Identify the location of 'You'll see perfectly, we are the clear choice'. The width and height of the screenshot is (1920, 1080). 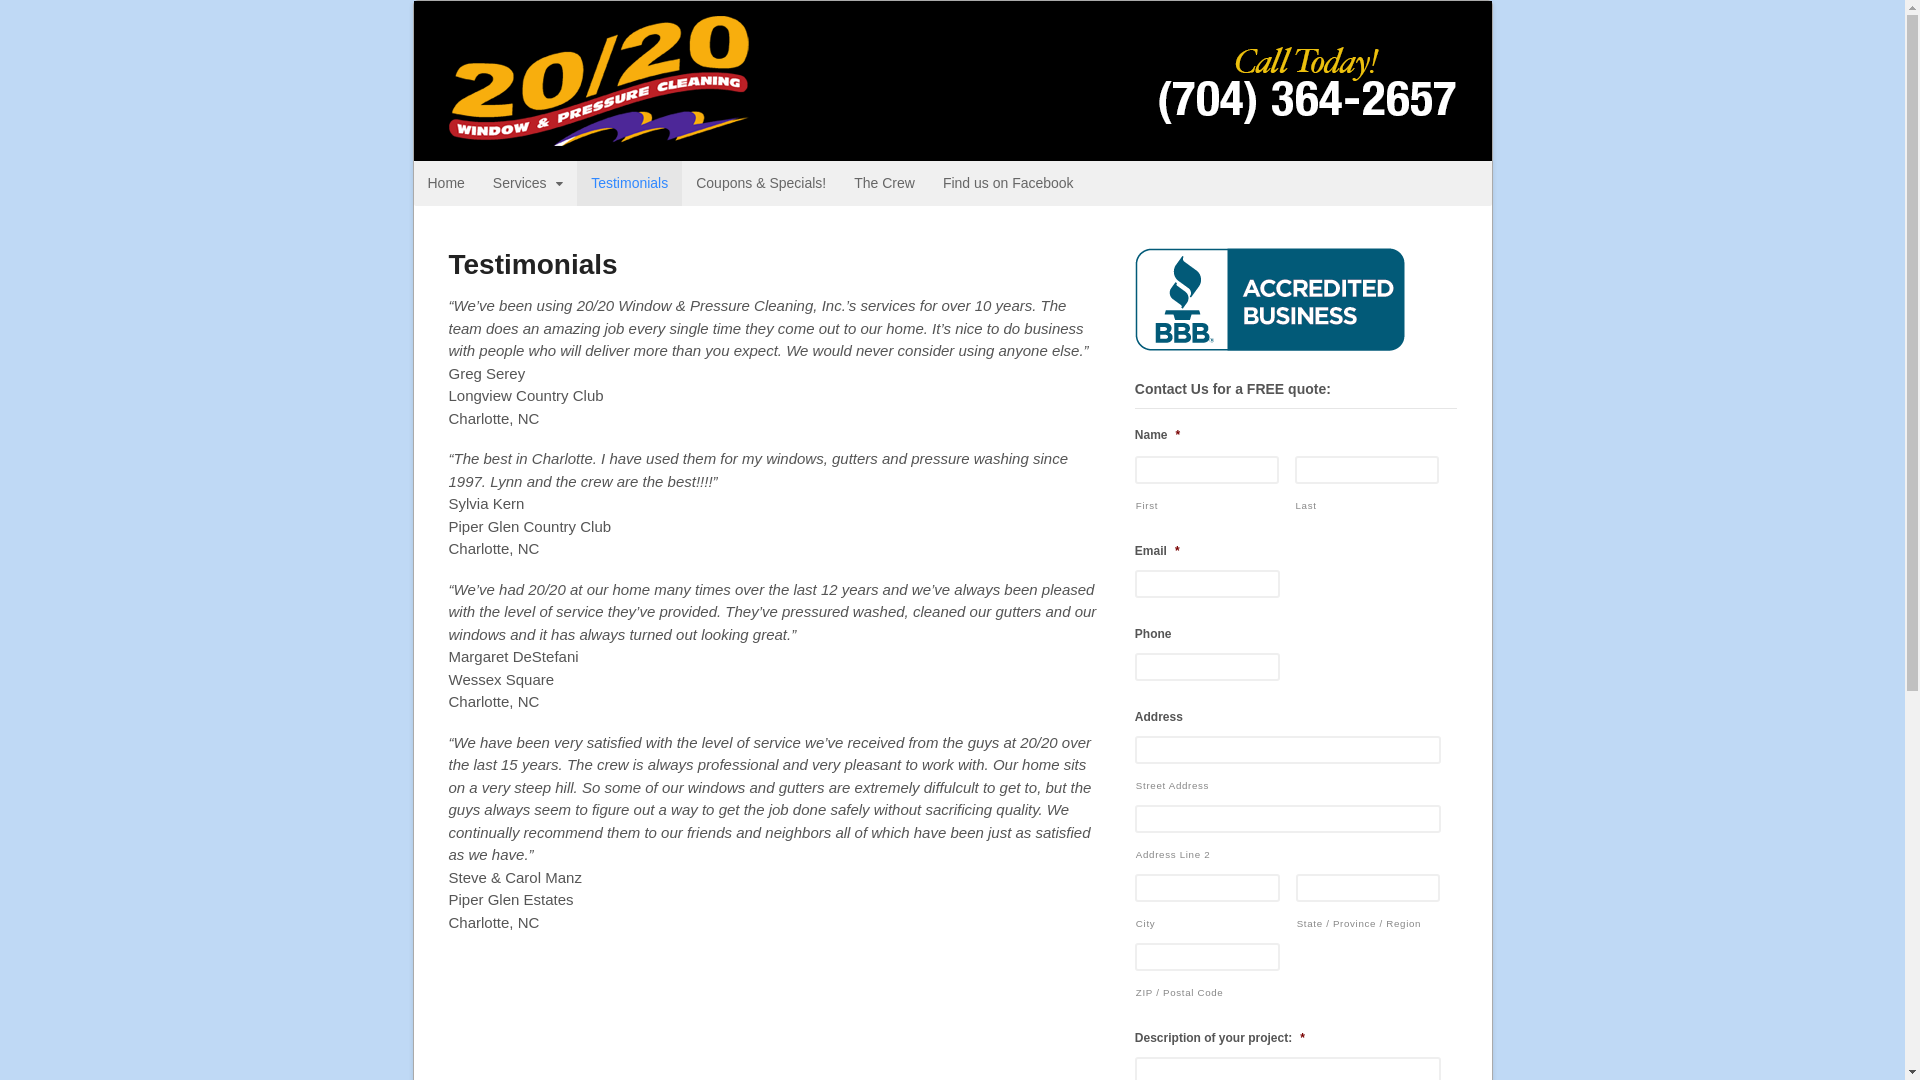
(597, 135).